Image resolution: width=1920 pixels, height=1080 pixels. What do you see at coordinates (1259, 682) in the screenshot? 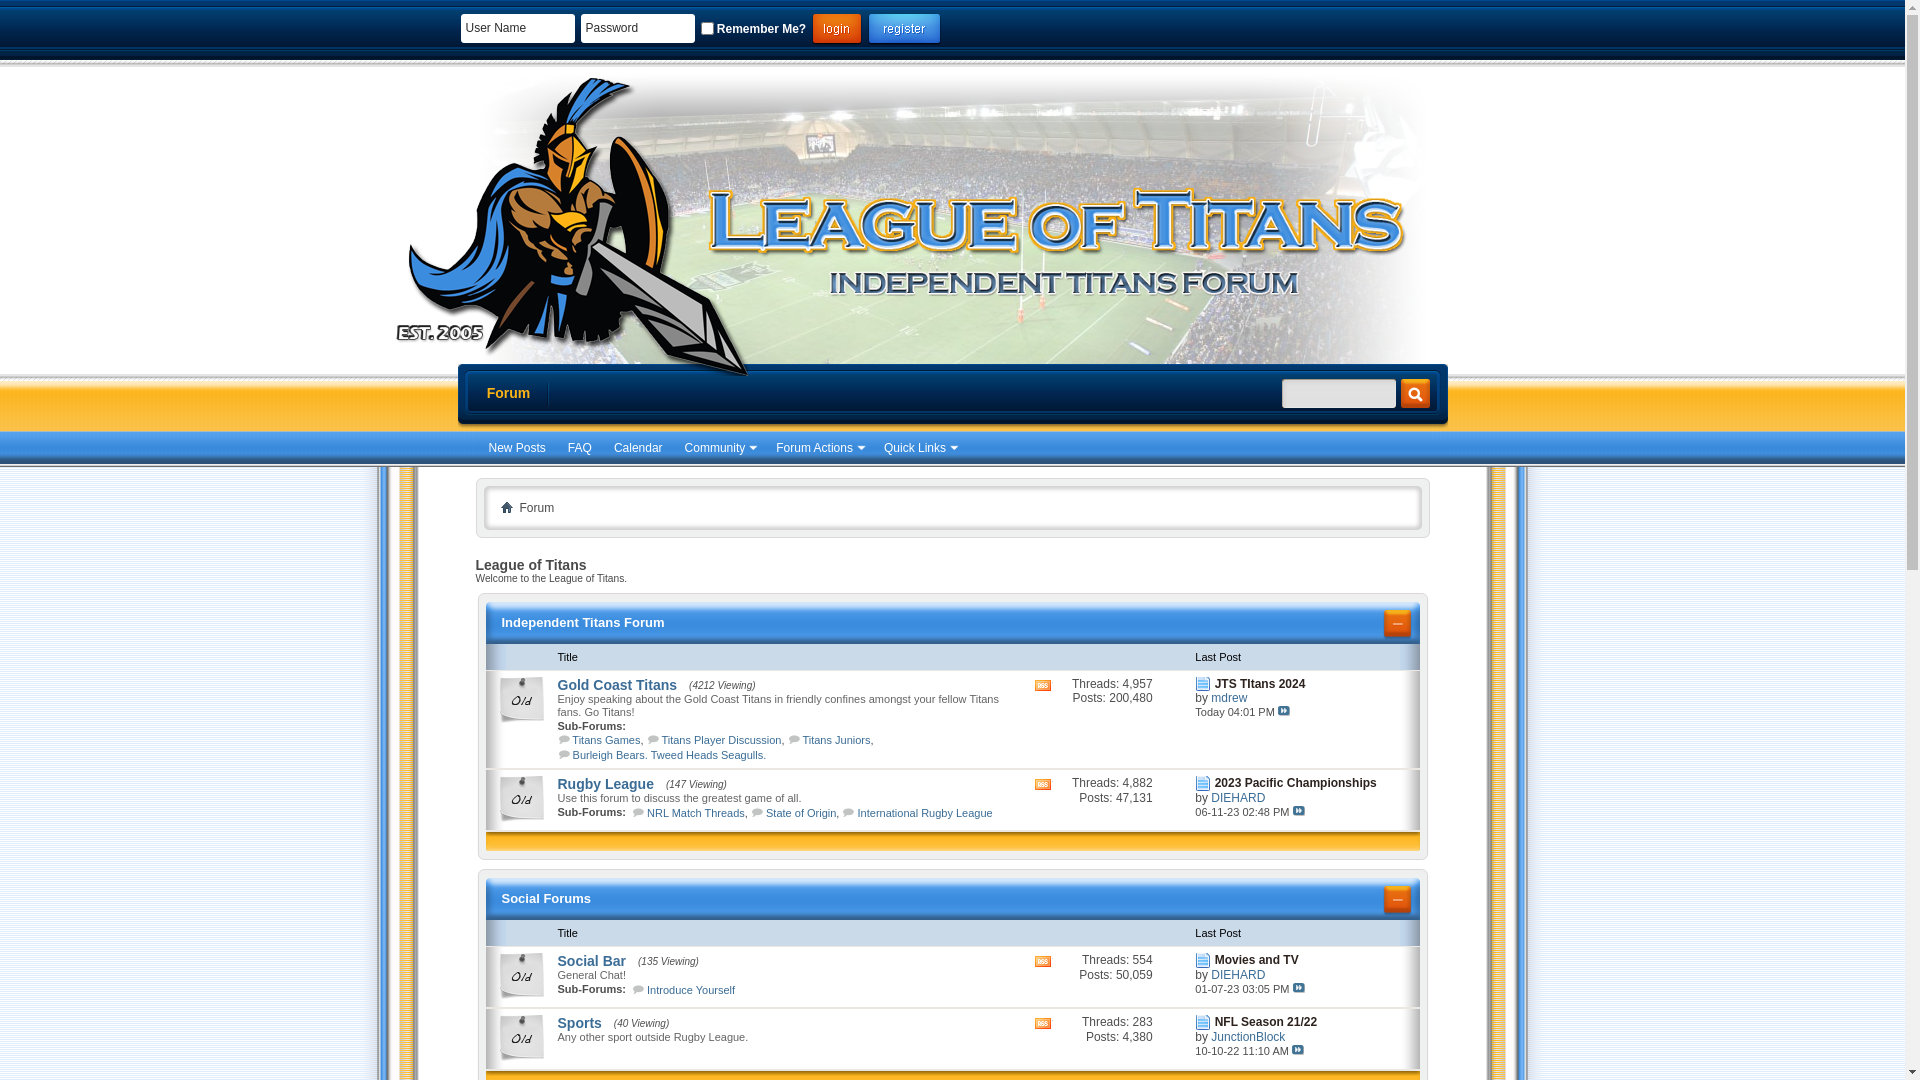
I see `'JTS TItans 2024'` at bounding box center [1259, 682].